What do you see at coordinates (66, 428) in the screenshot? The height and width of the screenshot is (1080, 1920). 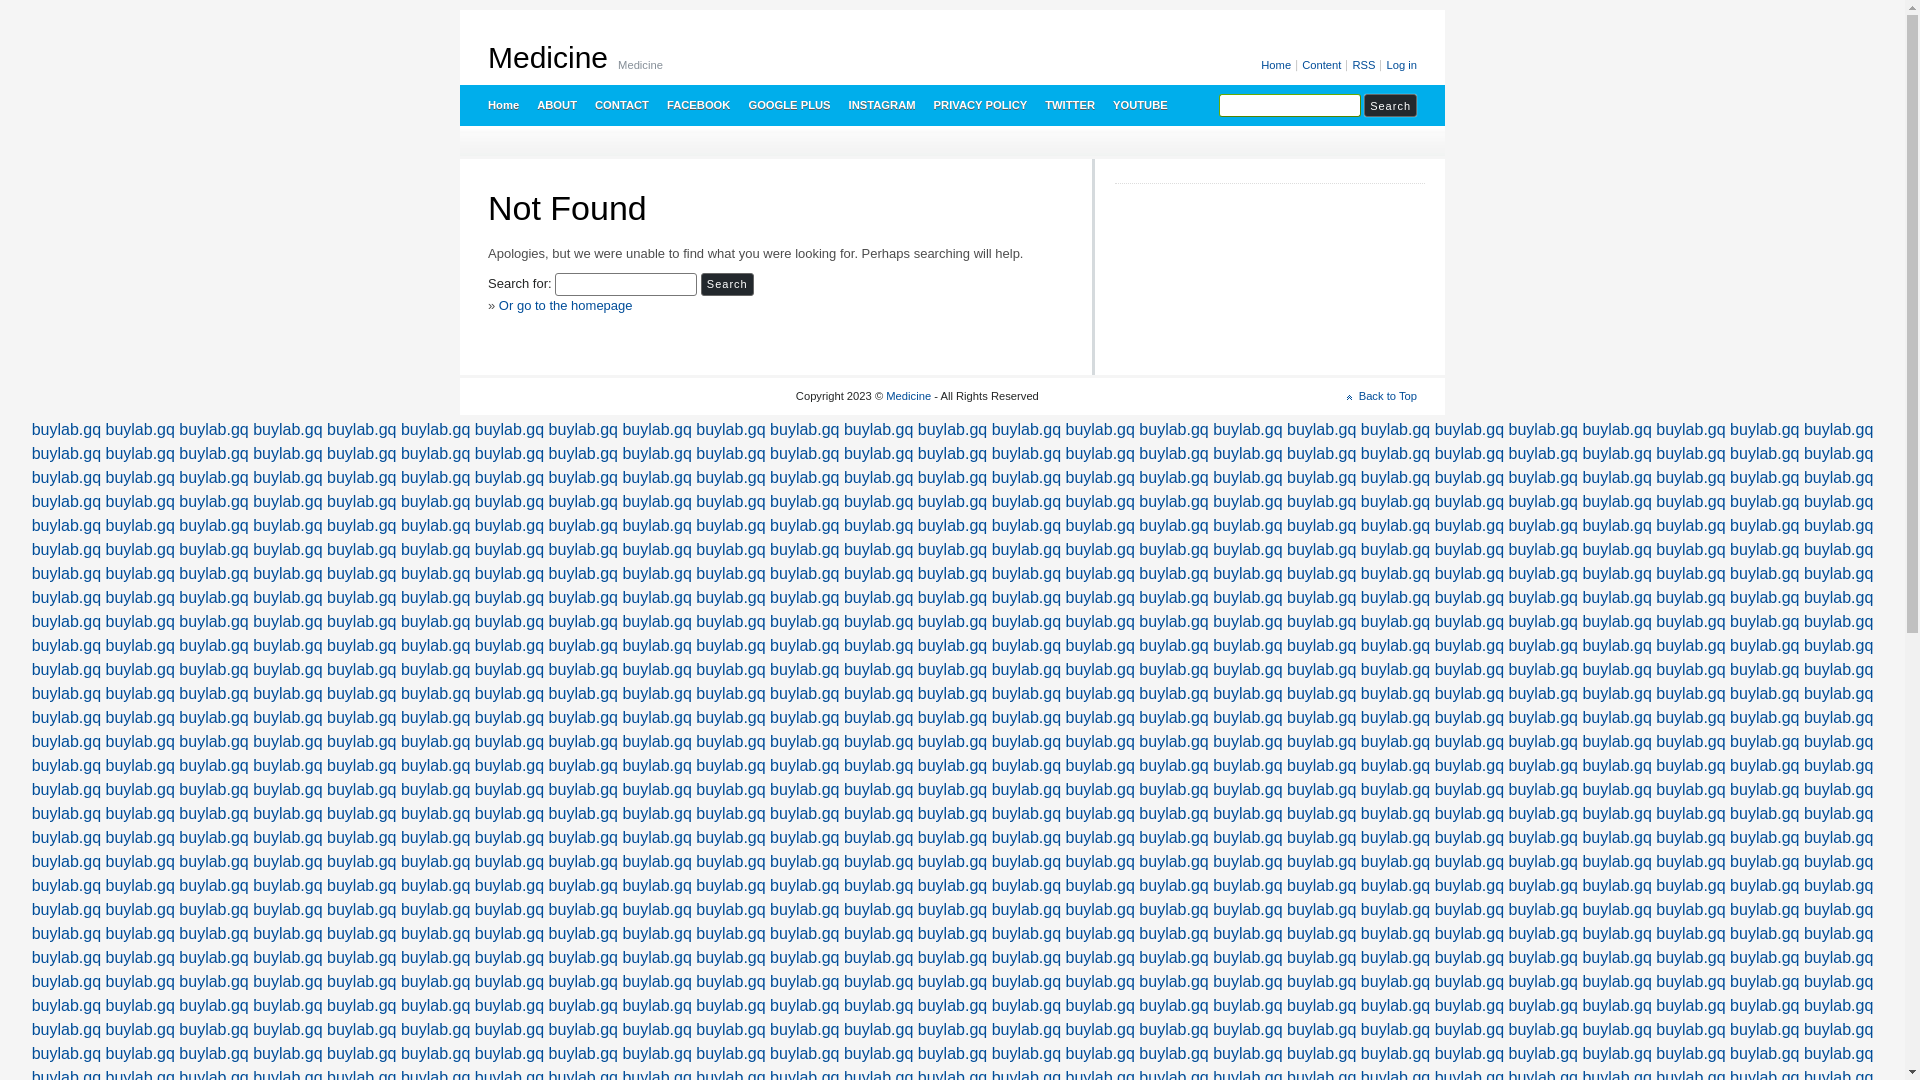 I see `'buylab.gq'` at bounding box center [66, 428].